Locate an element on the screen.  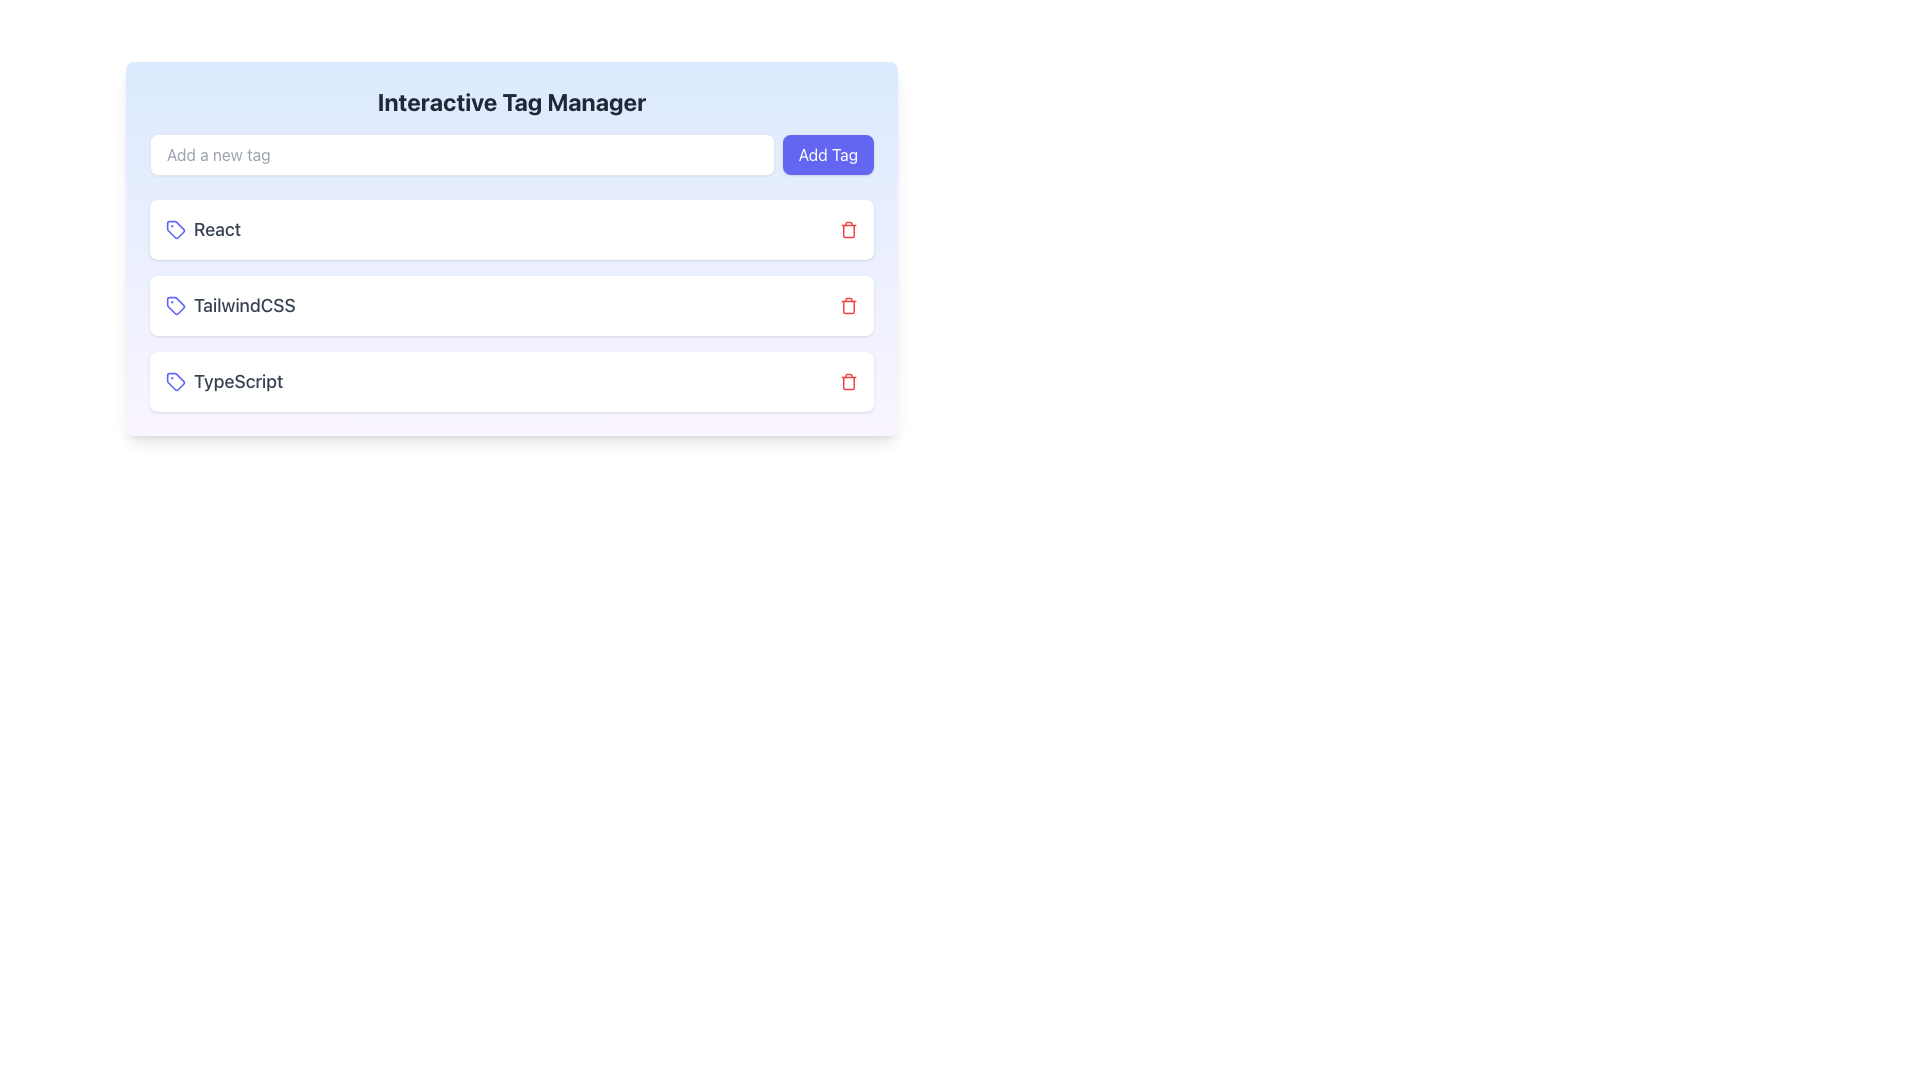
the Decorative SVG element next to the text 'React' in the tag manager interface is located at coordinates (176, 229).